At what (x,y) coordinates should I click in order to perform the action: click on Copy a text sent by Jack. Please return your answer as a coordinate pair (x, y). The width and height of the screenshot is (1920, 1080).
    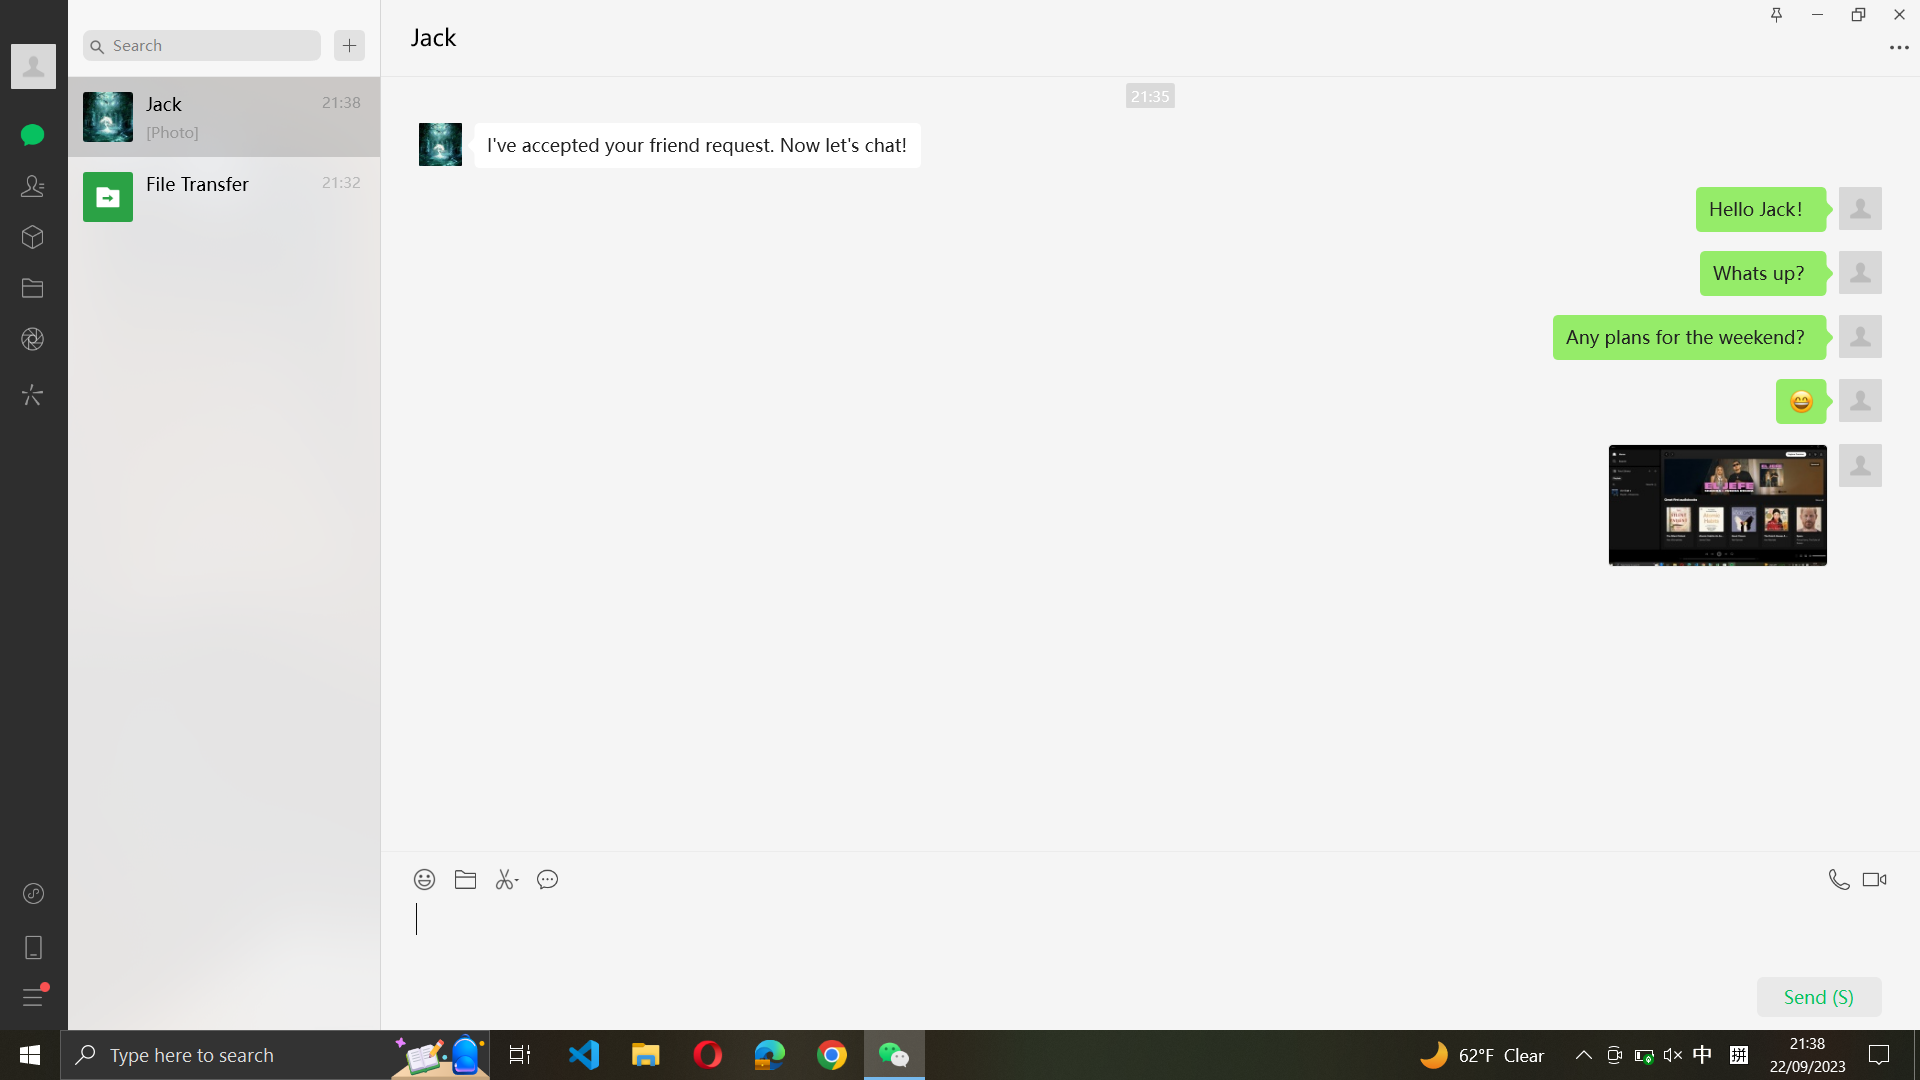
    Looking at the image, I should click on (696, 145).